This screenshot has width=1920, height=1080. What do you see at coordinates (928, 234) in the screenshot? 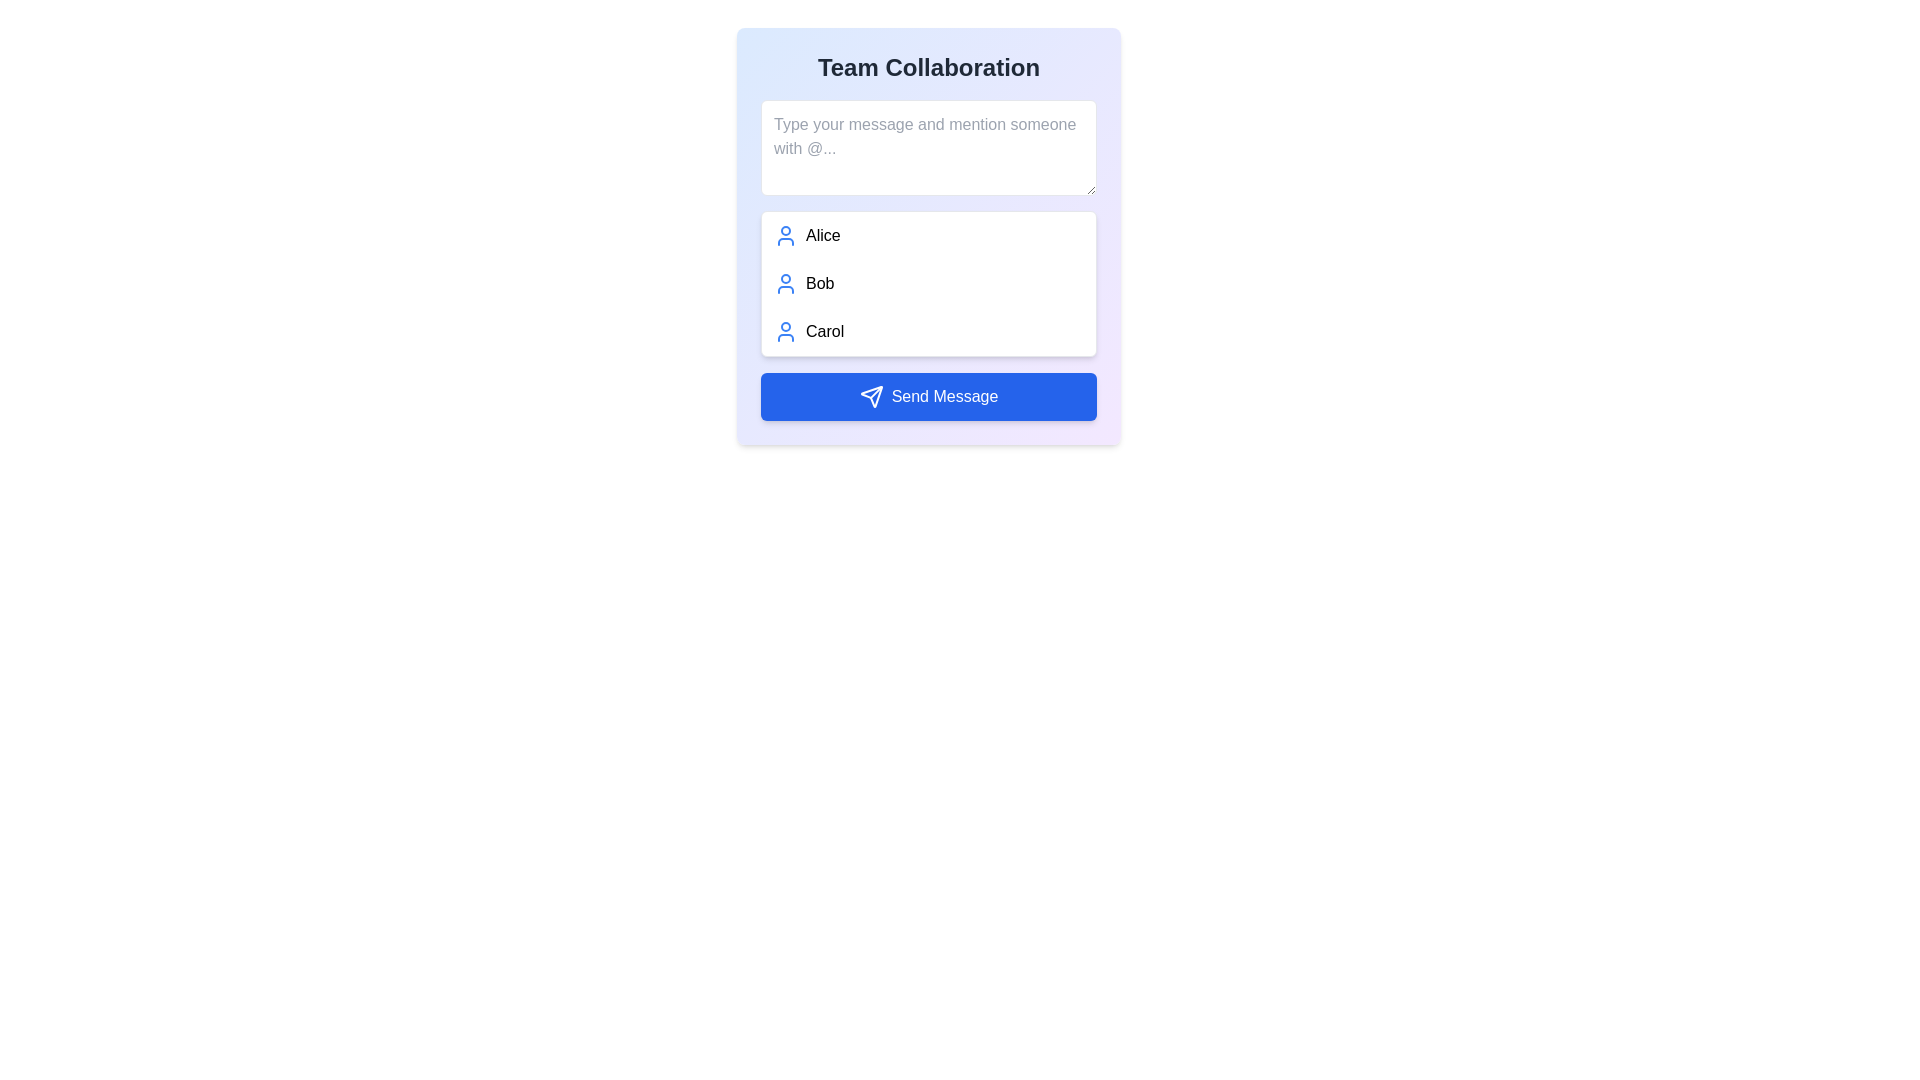
I see `the selectable list item representing the user named 'Alice' to interact with it` at bounding box center [928, 234].